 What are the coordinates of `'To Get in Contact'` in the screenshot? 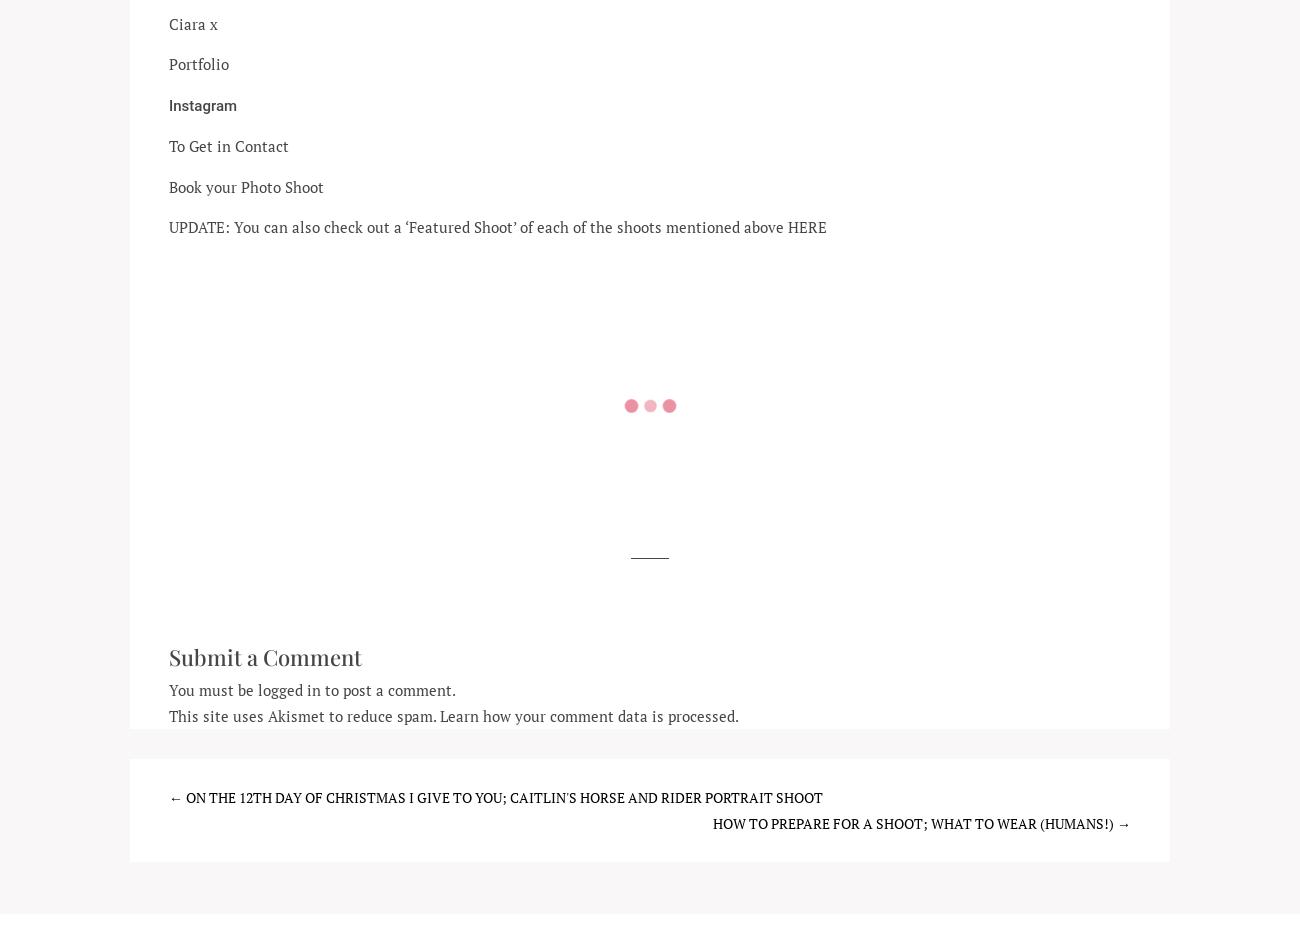 It's located at (228, 146).